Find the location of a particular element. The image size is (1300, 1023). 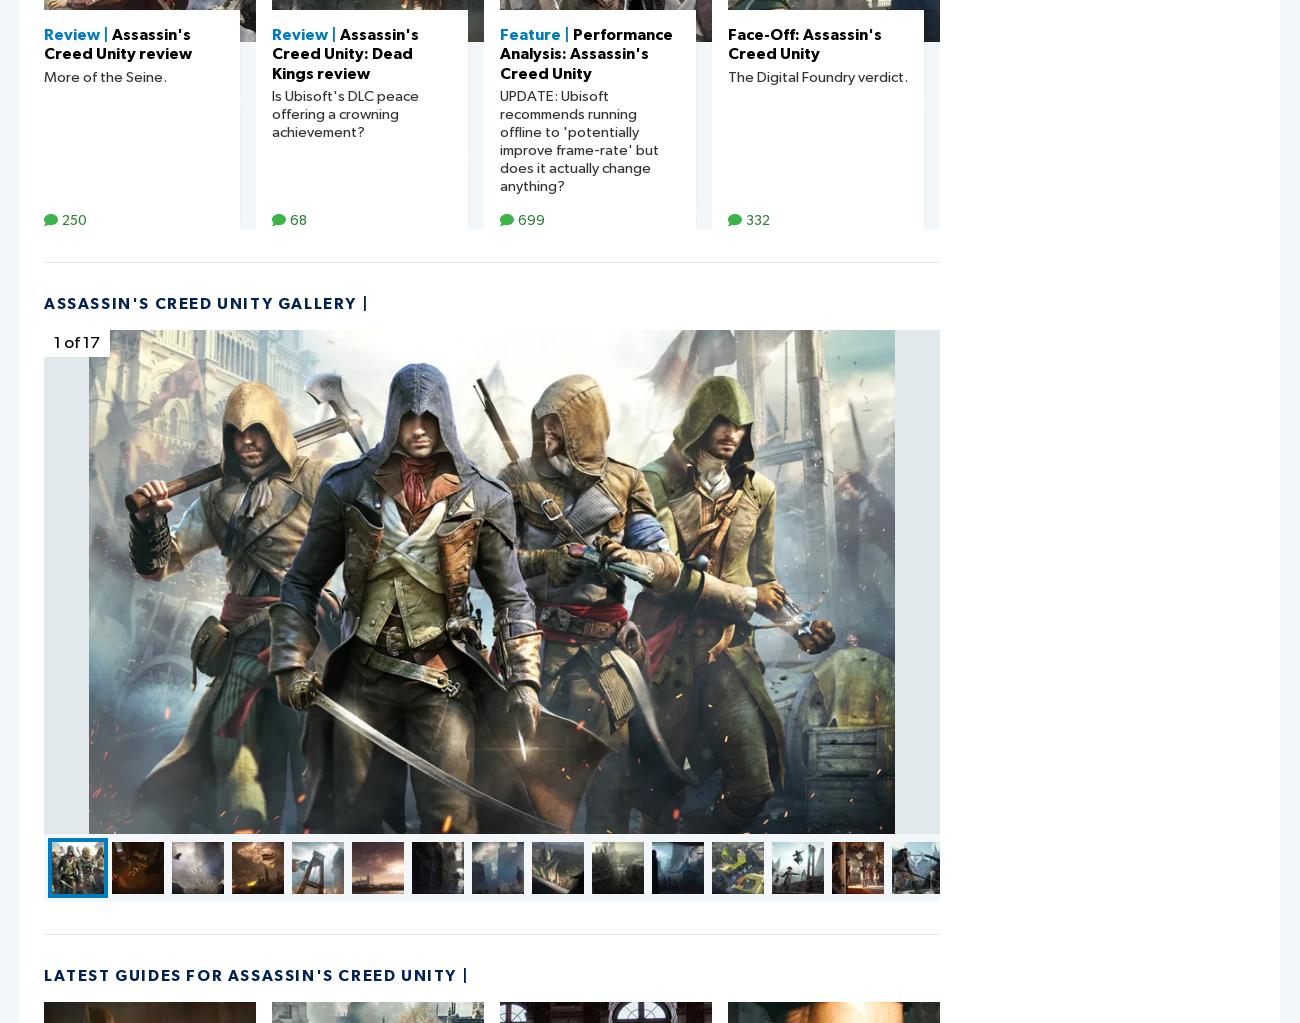

'332' is located at coordinates (745, 219).